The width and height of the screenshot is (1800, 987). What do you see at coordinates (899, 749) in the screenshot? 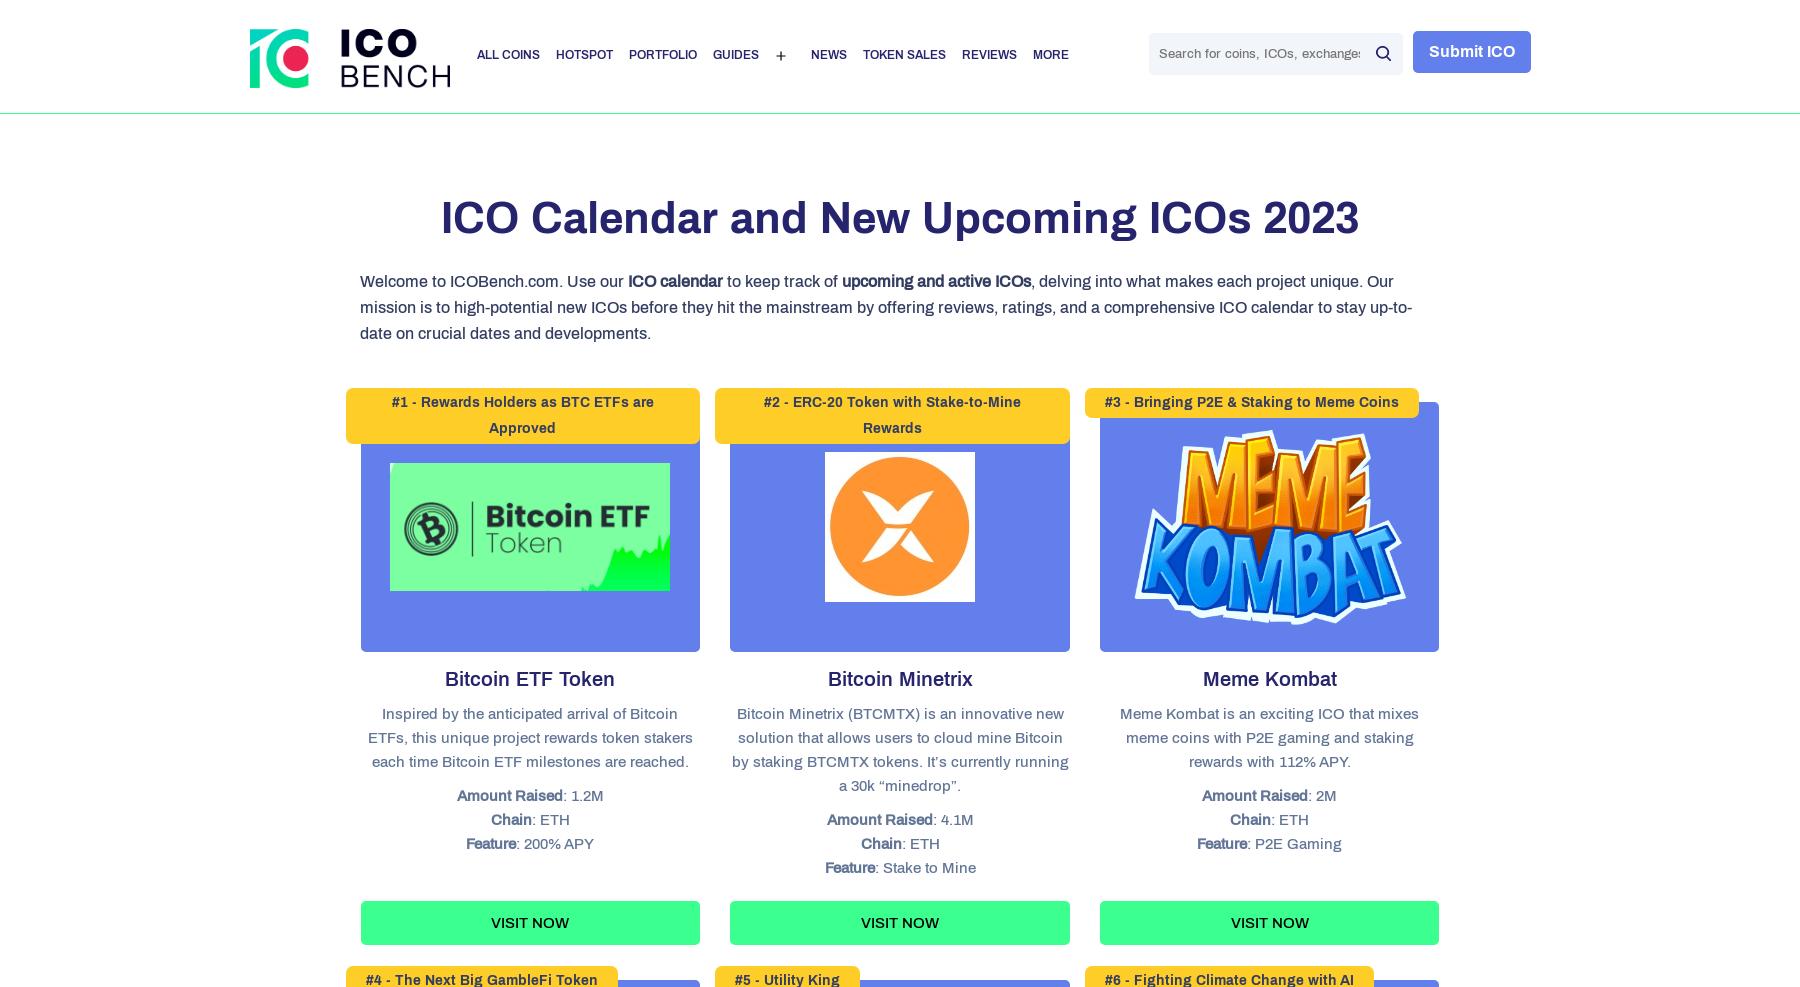
I see `'Bitcoin Minetrix (BTCMTX) is an innovative new solution that allows users to cloud mine Bitcoin by staking BTCMTX tokens. It’s currently running a 30k “minedrop”.'` at bounding box center [899, 749].